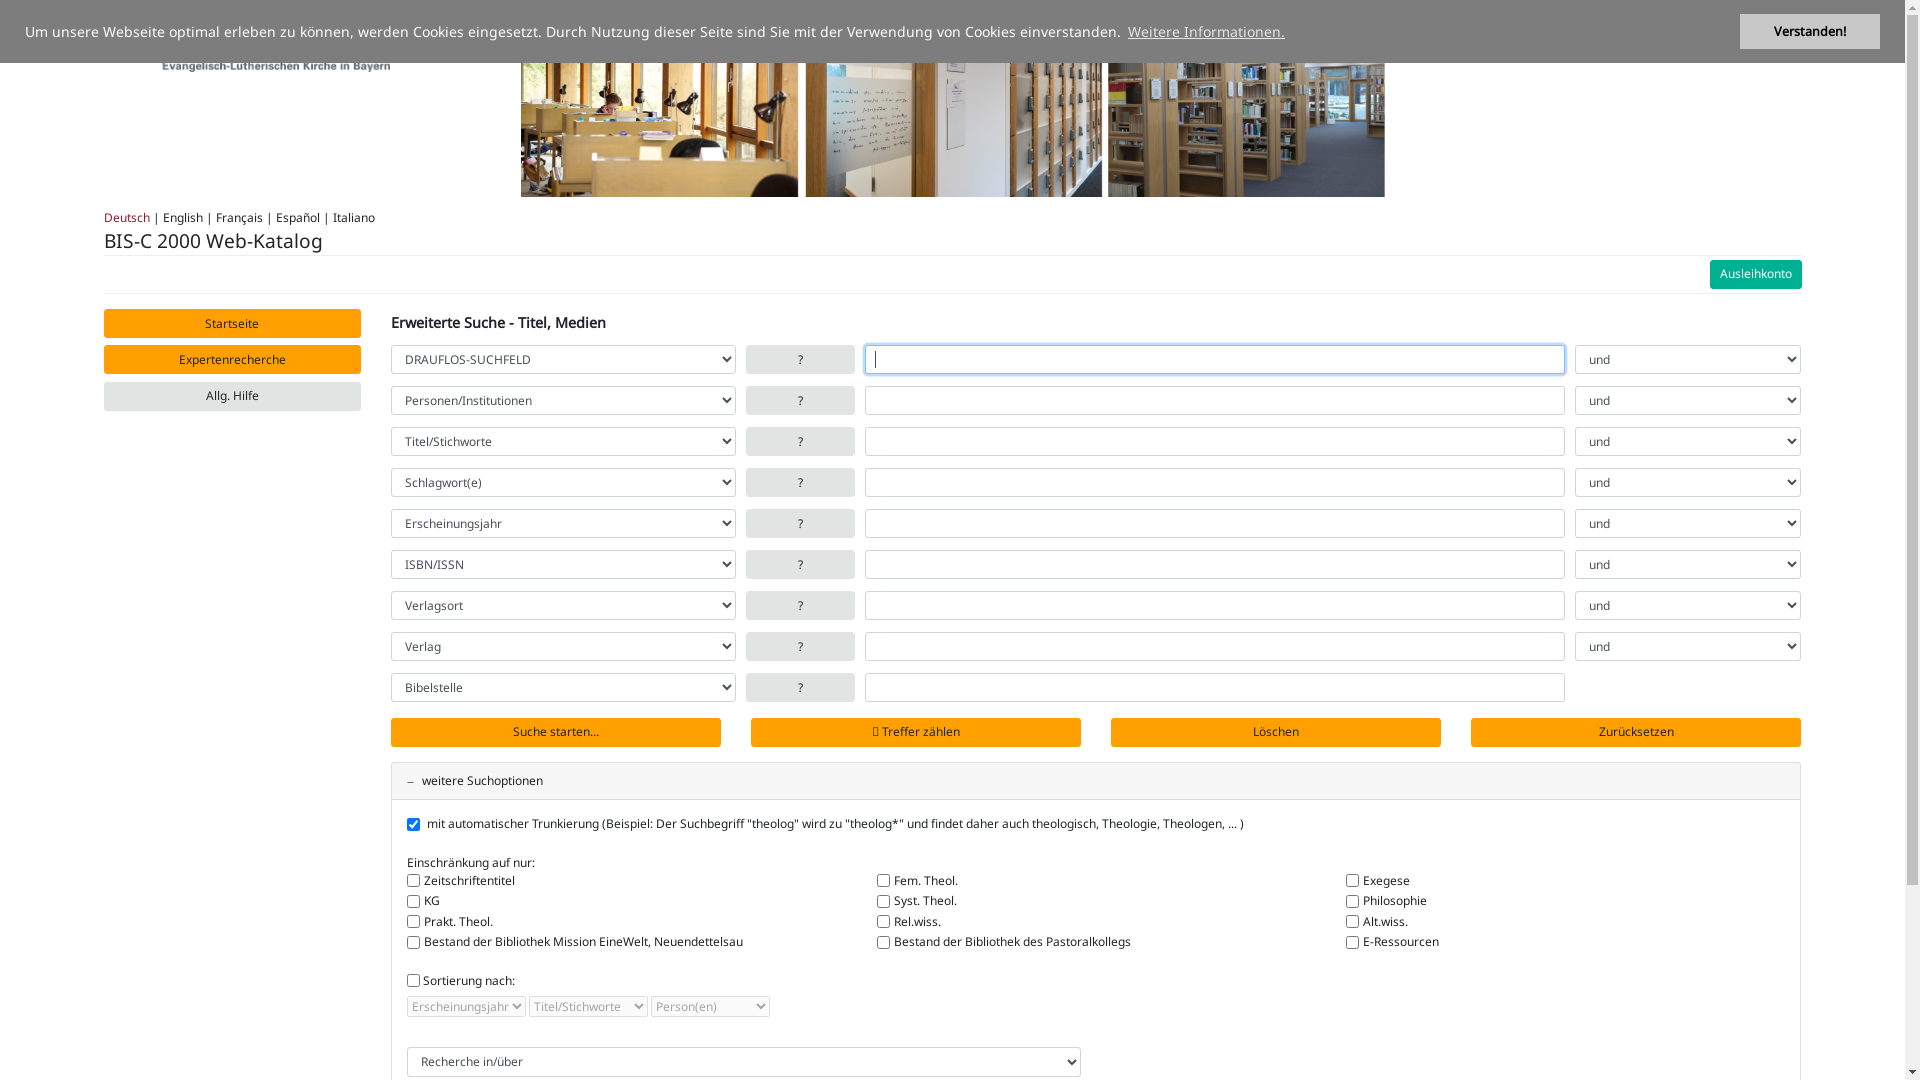  What do you see at coordinates (556, 732) in the screenshot?
I see `'Suche starten...'` at bounding box center [556, 732].